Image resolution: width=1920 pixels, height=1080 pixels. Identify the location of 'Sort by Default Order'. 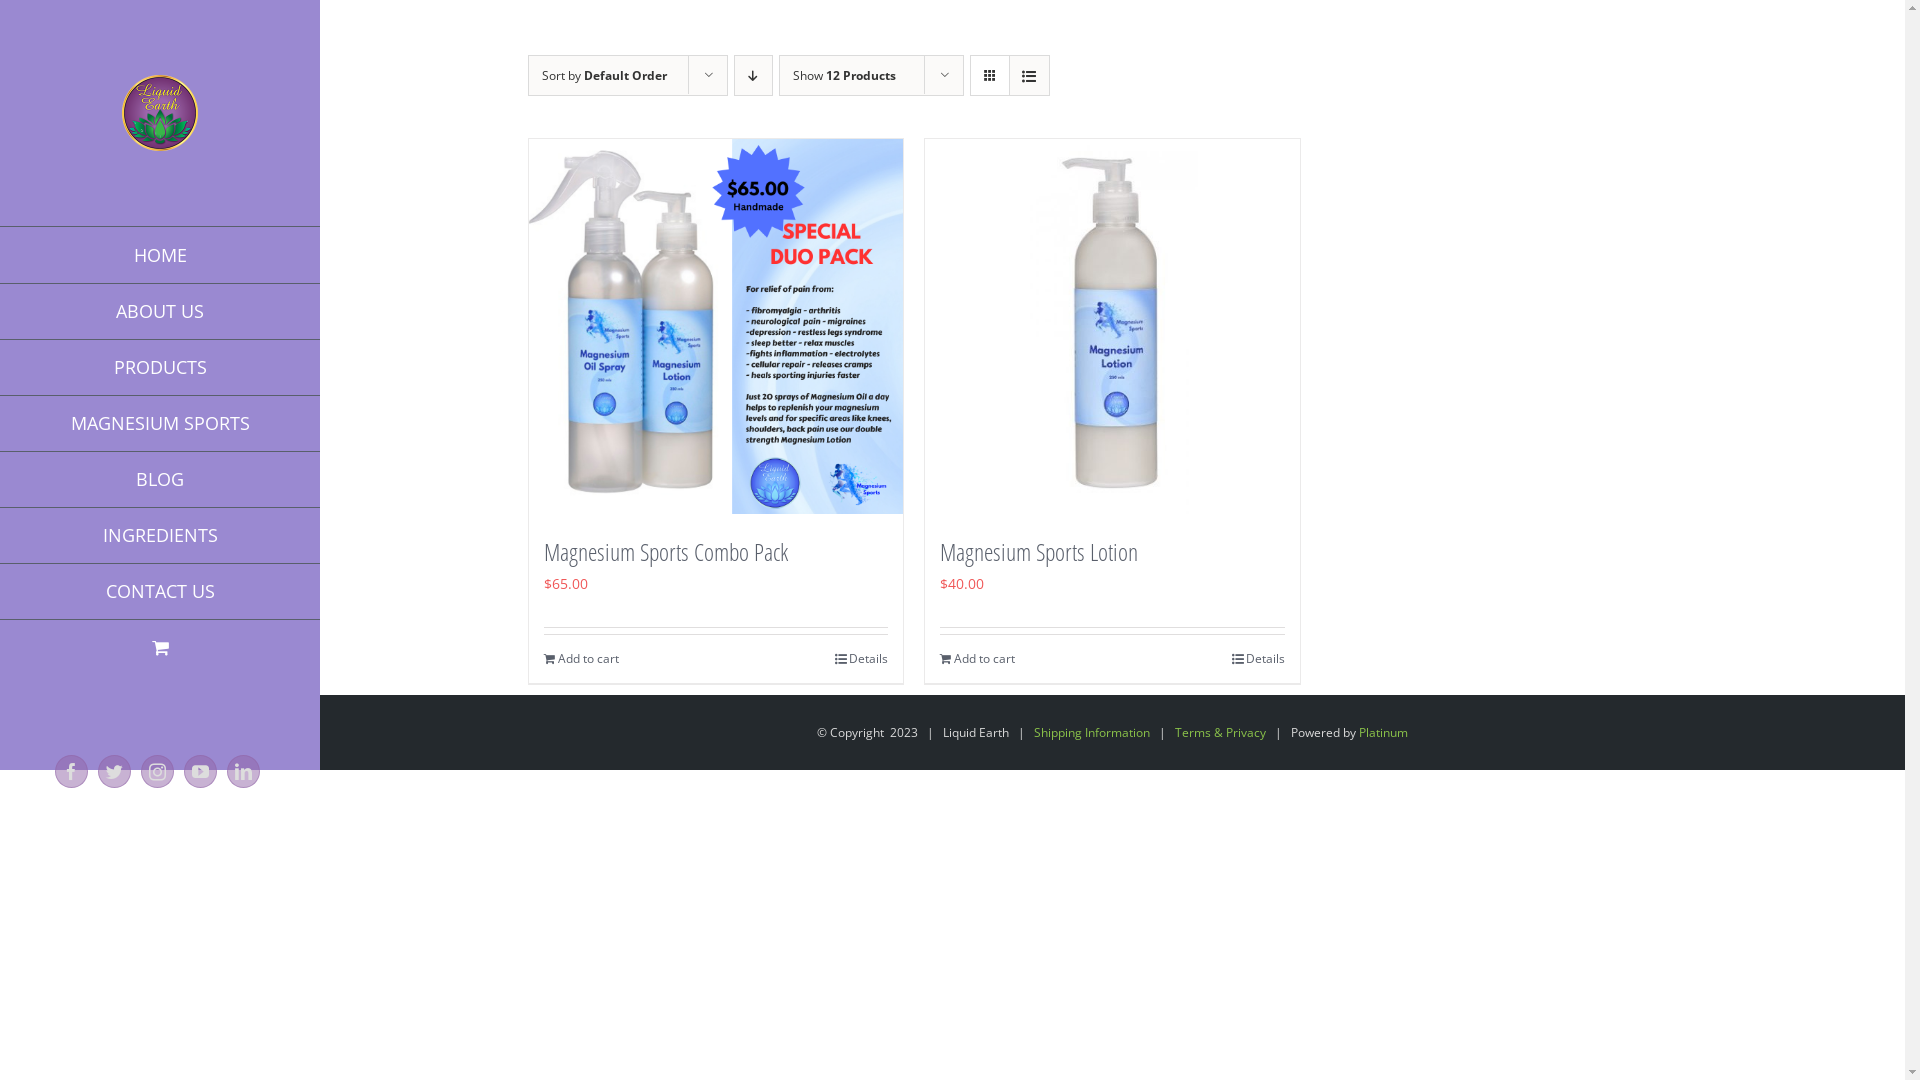
(603, 74).